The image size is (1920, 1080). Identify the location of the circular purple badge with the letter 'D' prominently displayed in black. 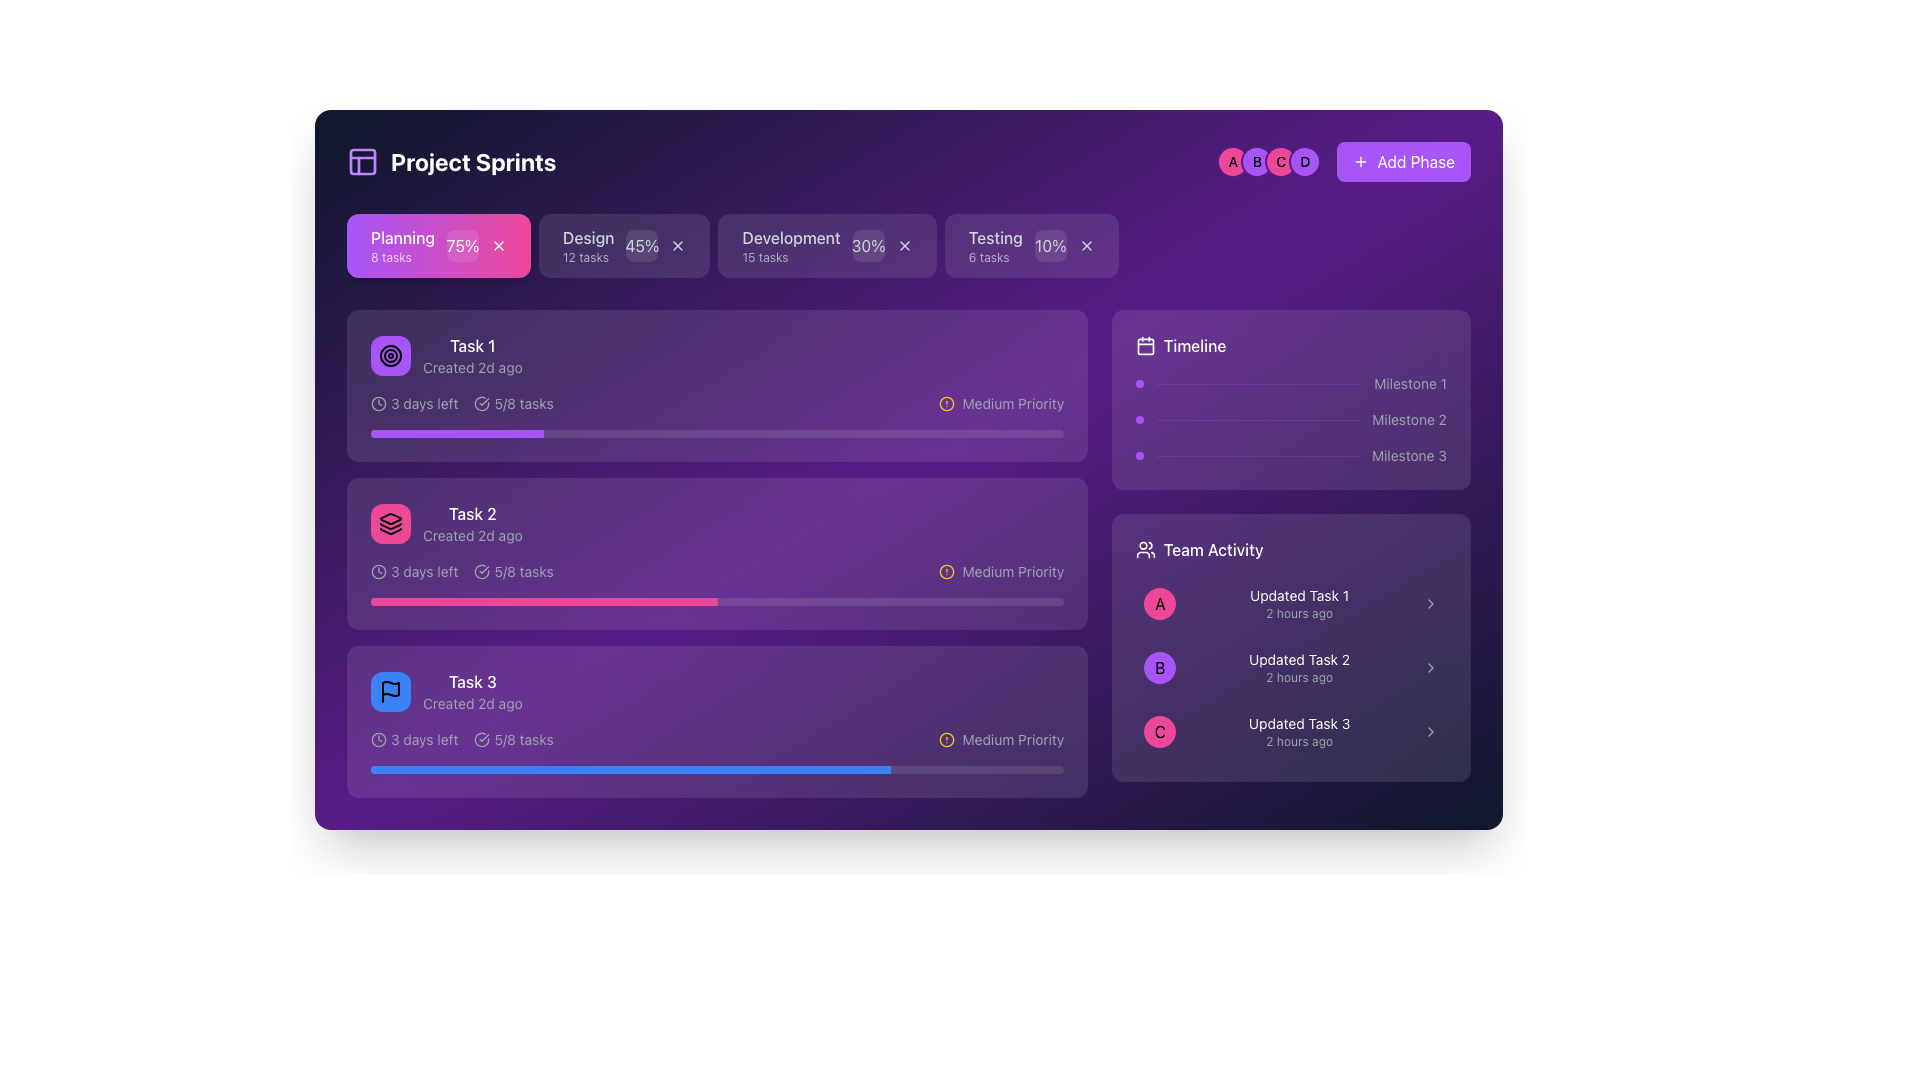
(1305, 161).